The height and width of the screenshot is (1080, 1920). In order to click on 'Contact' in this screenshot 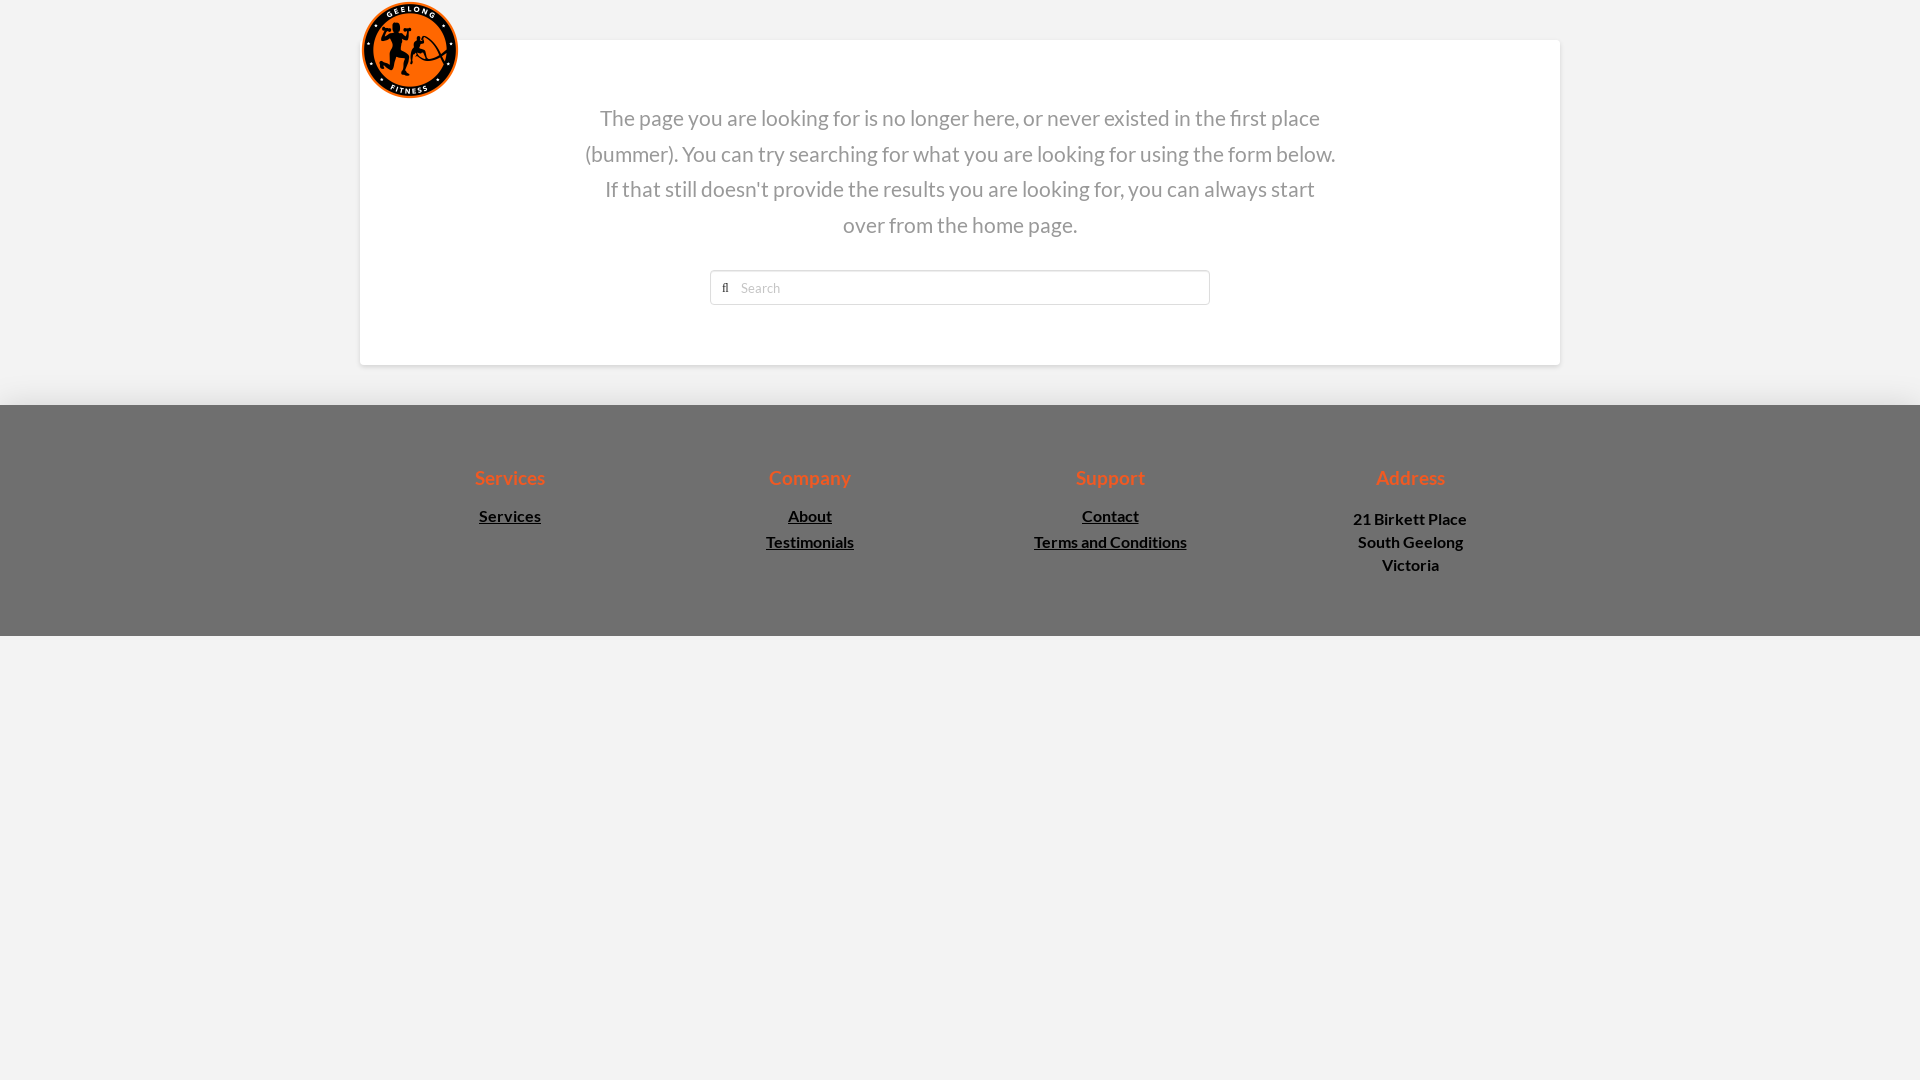, I will do `click(1109, 519)`.